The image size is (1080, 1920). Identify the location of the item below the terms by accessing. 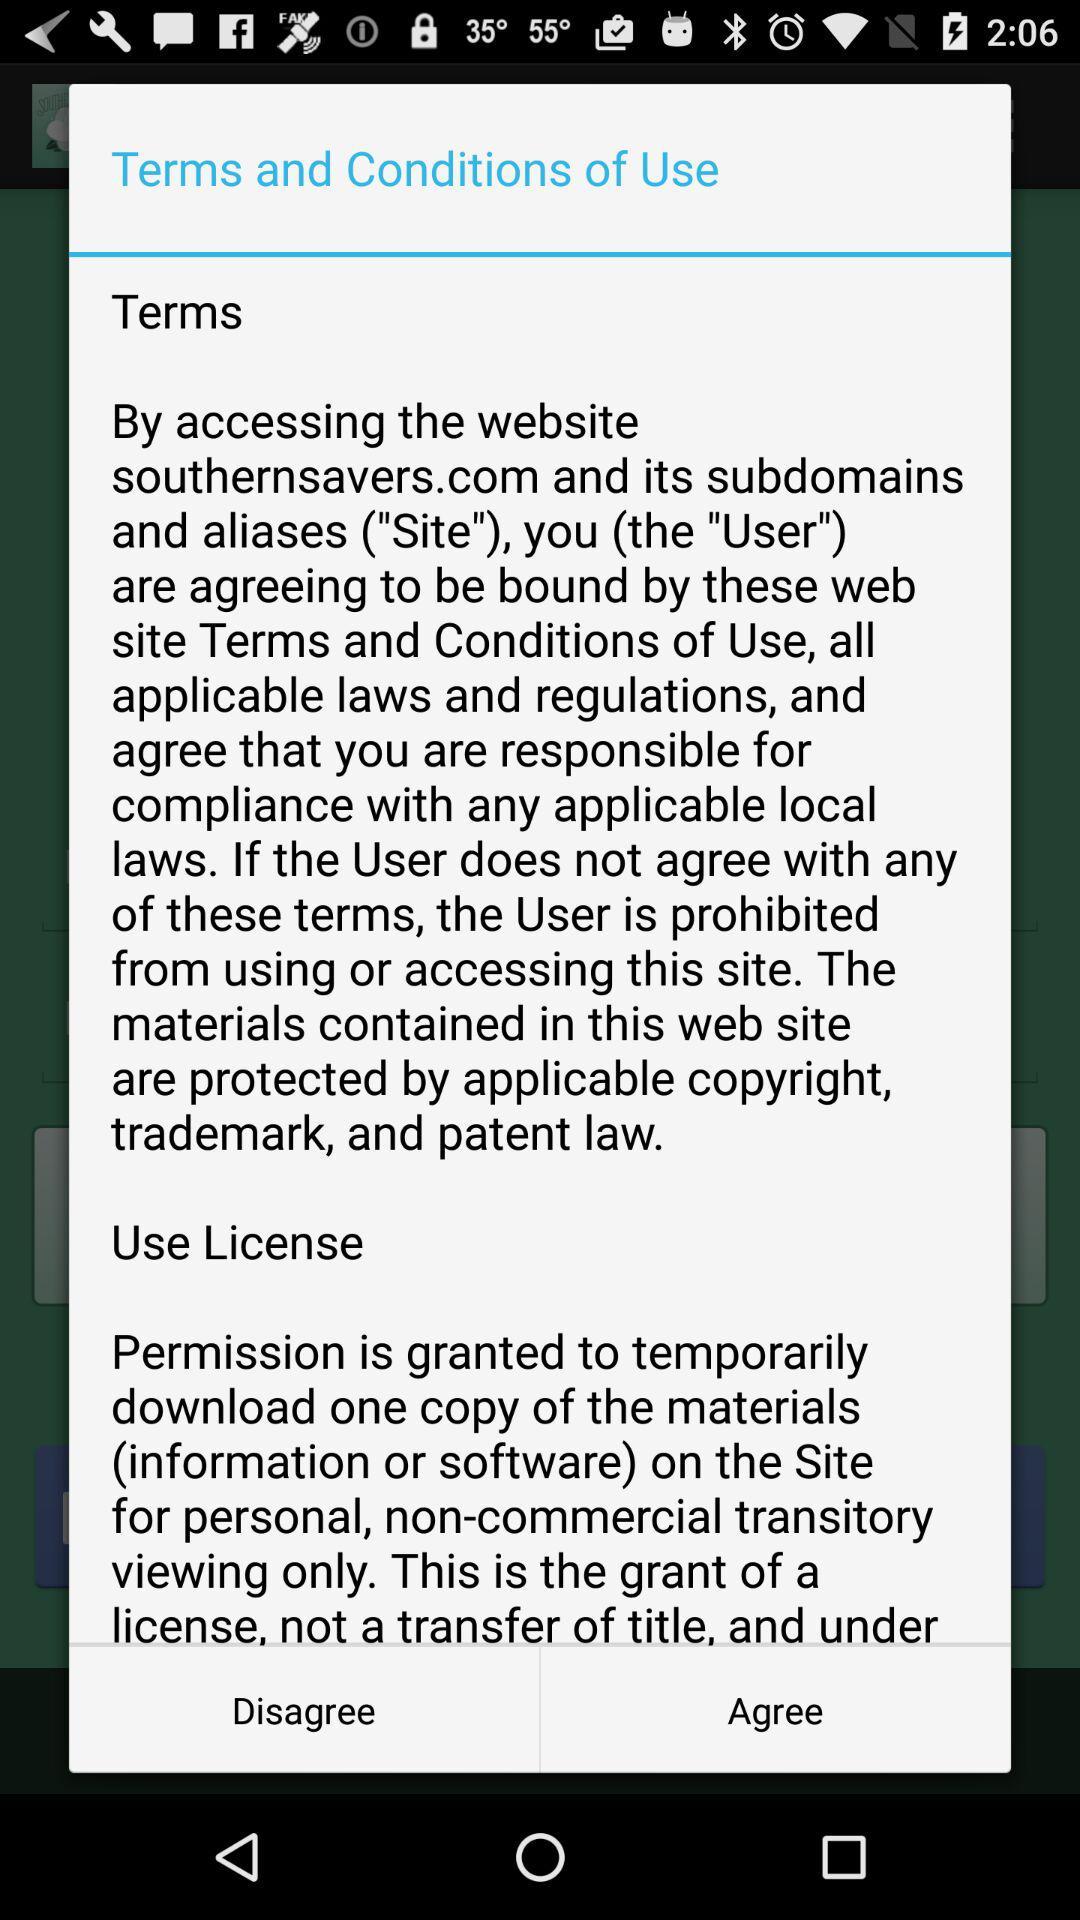
(774, 1708).